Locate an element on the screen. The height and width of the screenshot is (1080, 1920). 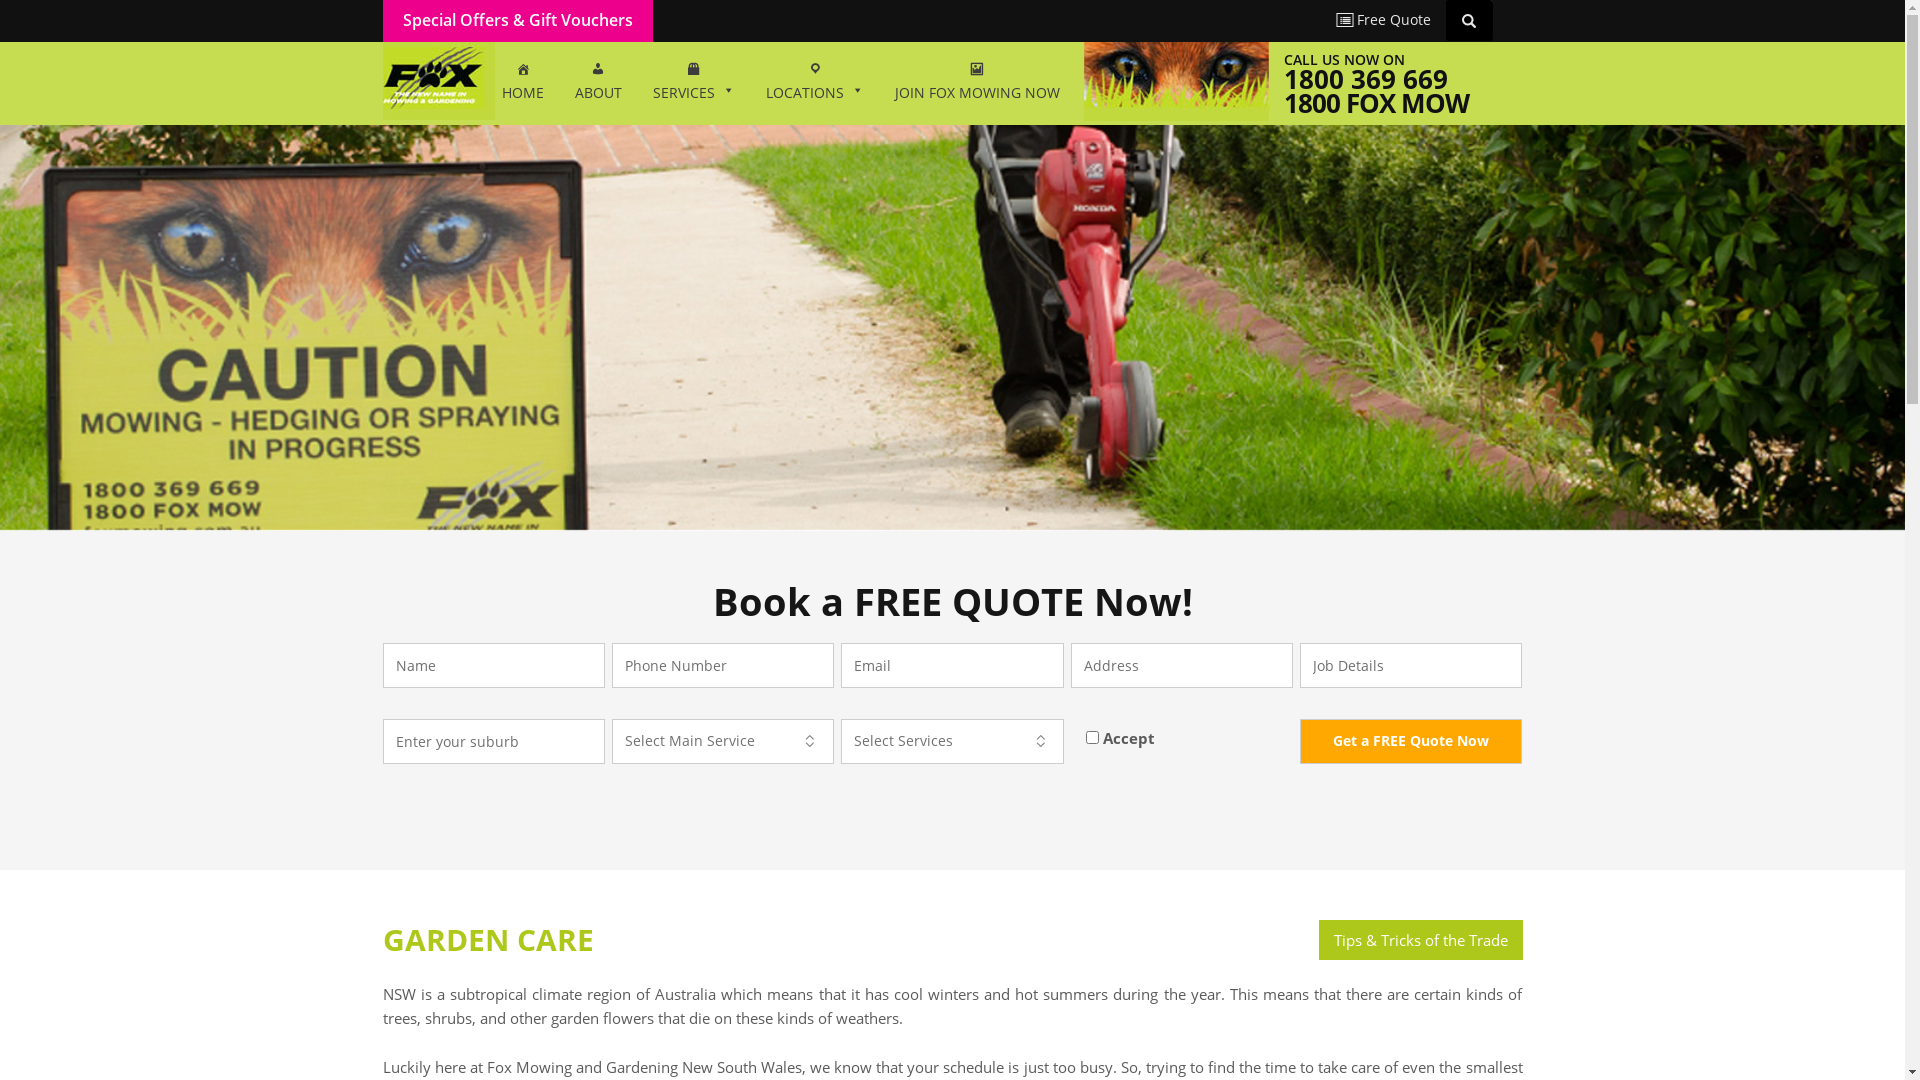
'1800 FOX MOW' is located at coordinates (1375, 103).